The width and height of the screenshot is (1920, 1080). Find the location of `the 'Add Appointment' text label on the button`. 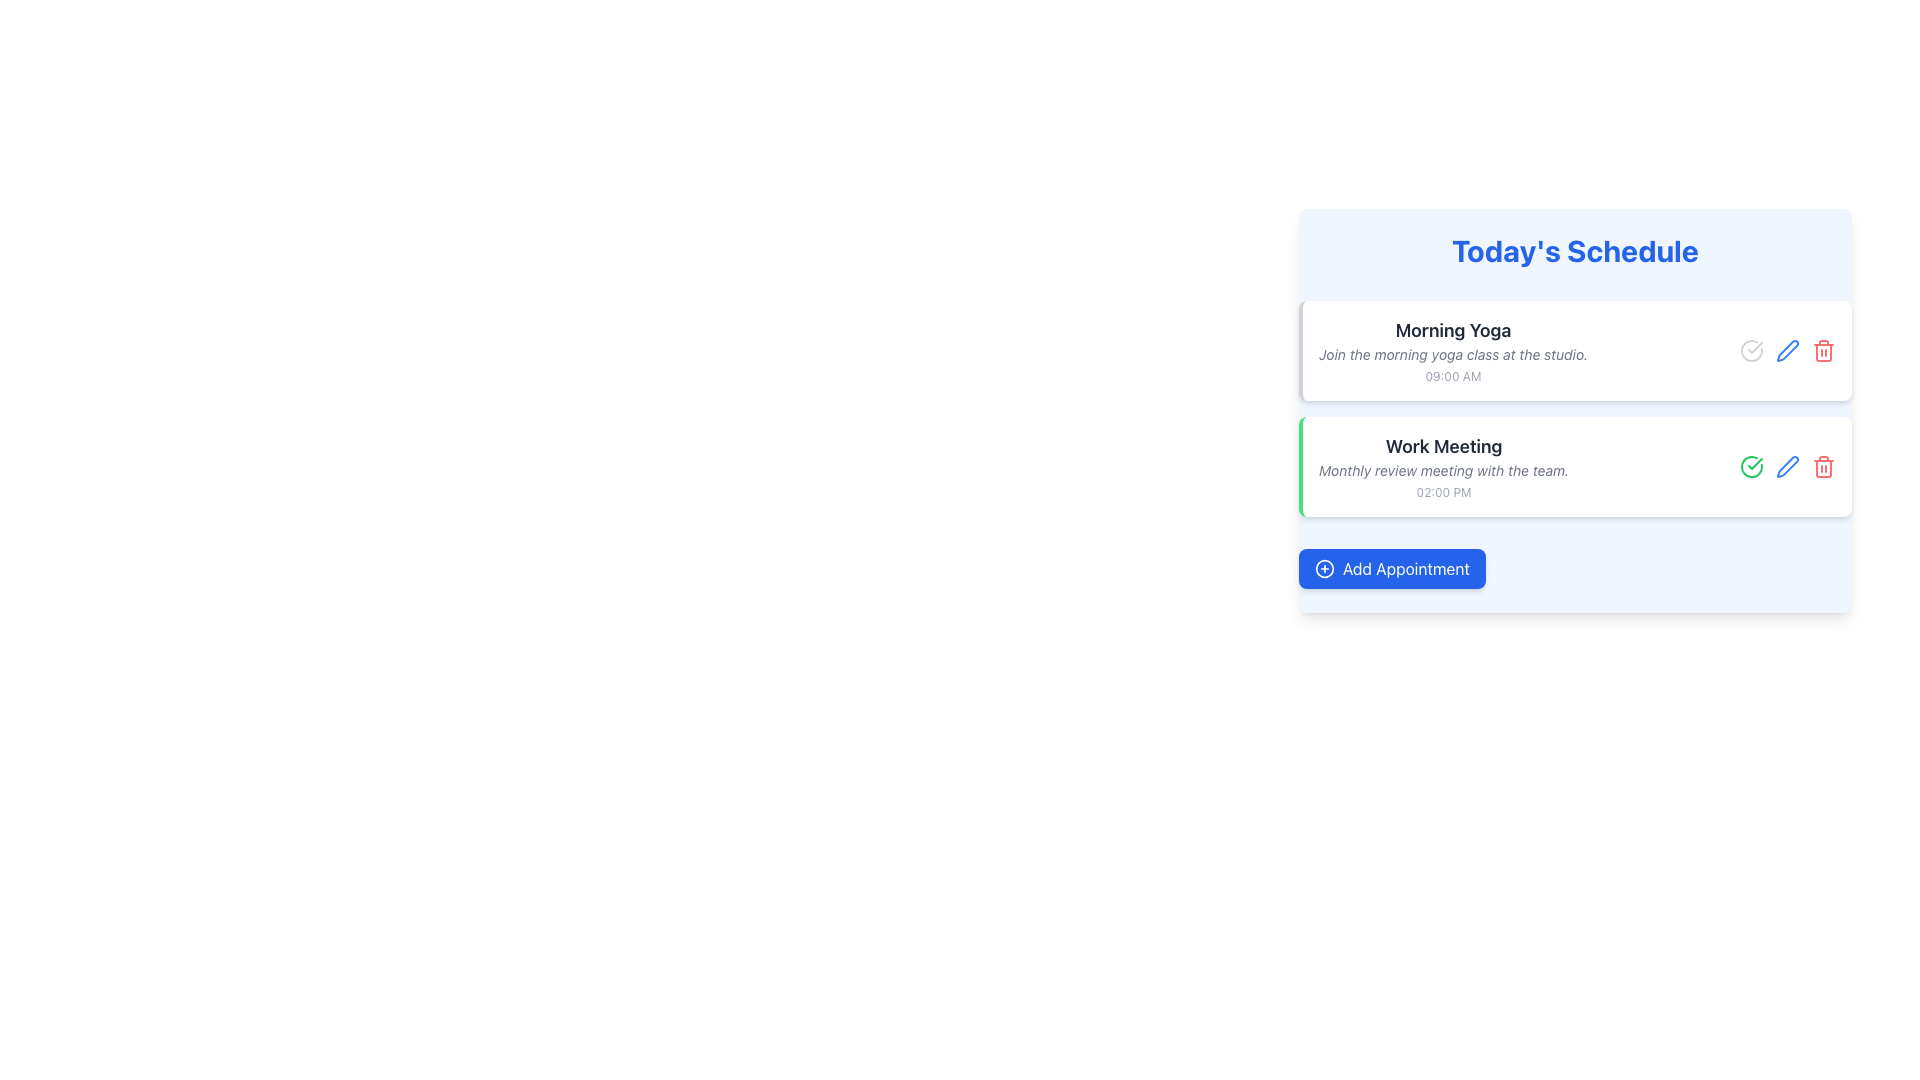

the 'Add Appointment' text label on the button is located at coordinates (1405, 569).